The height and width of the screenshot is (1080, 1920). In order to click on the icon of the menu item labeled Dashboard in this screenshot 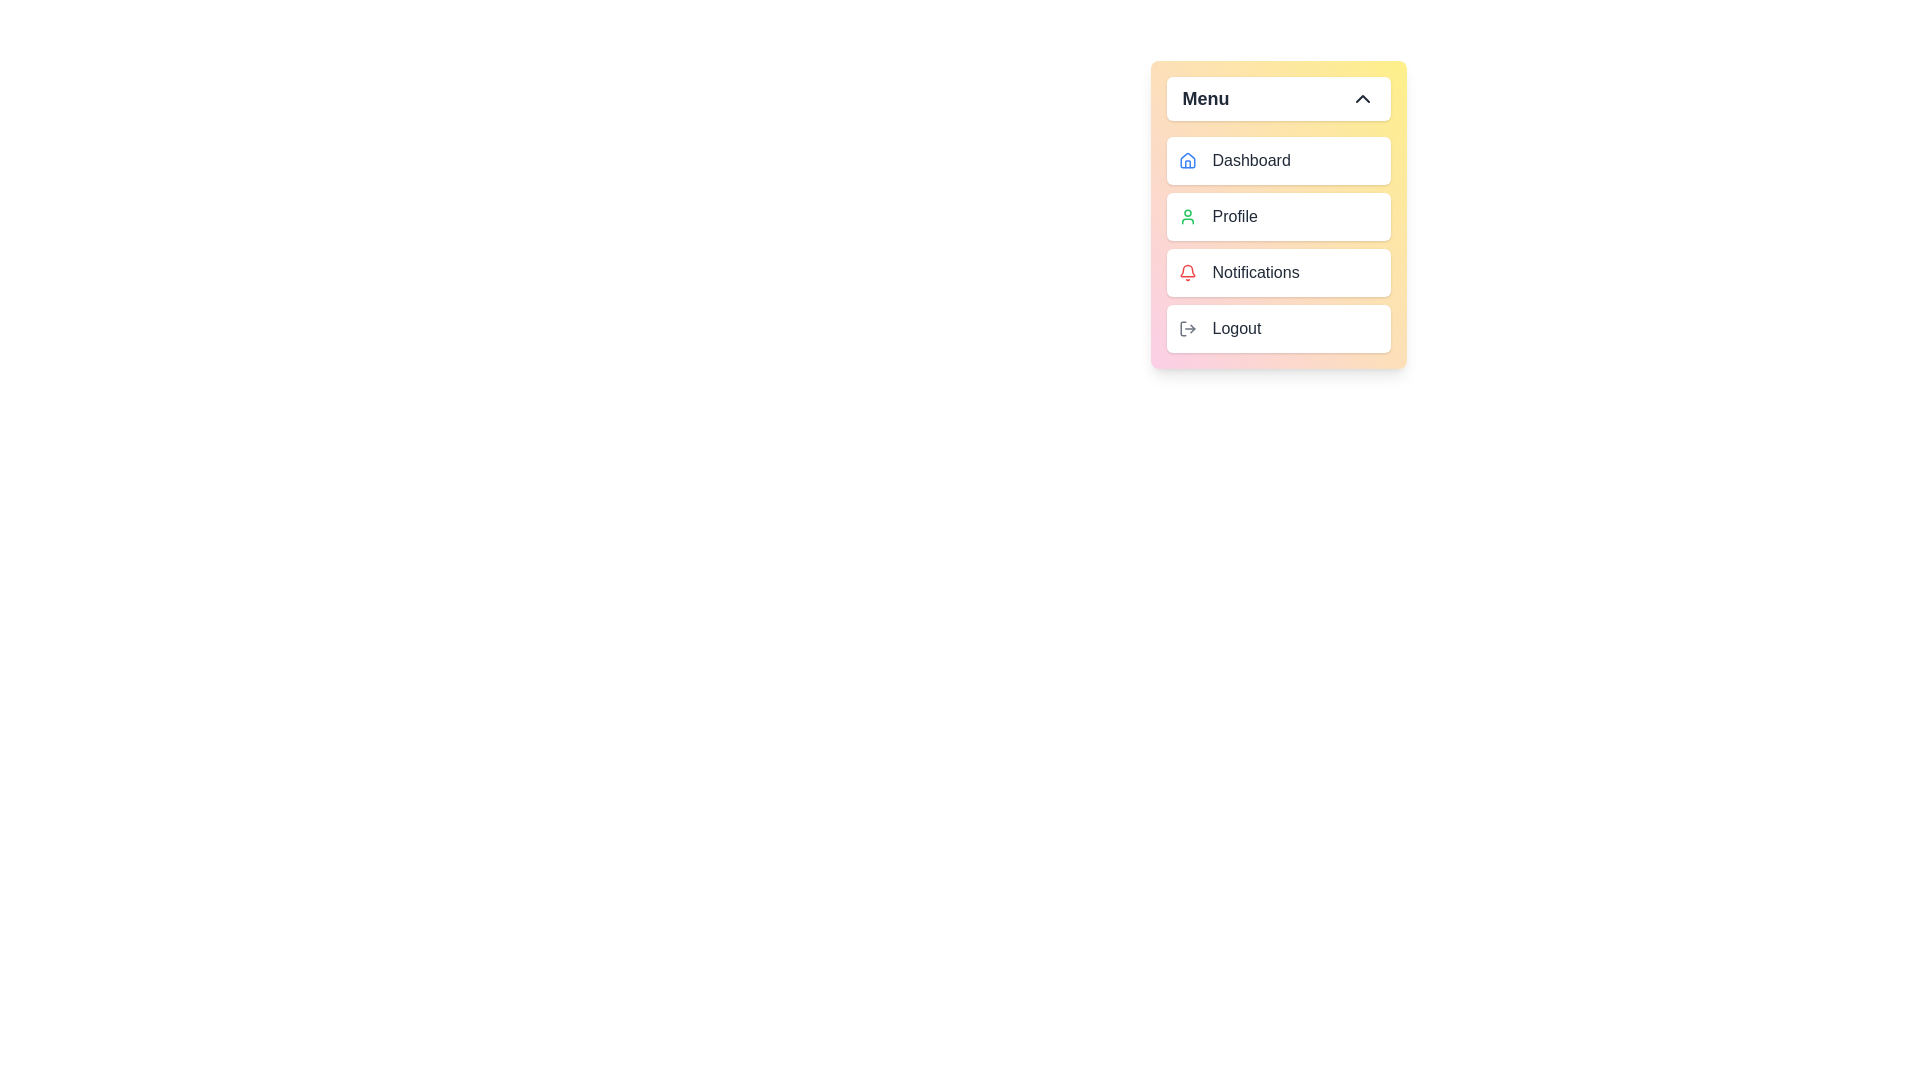, I will do `click(1187, 160)`.